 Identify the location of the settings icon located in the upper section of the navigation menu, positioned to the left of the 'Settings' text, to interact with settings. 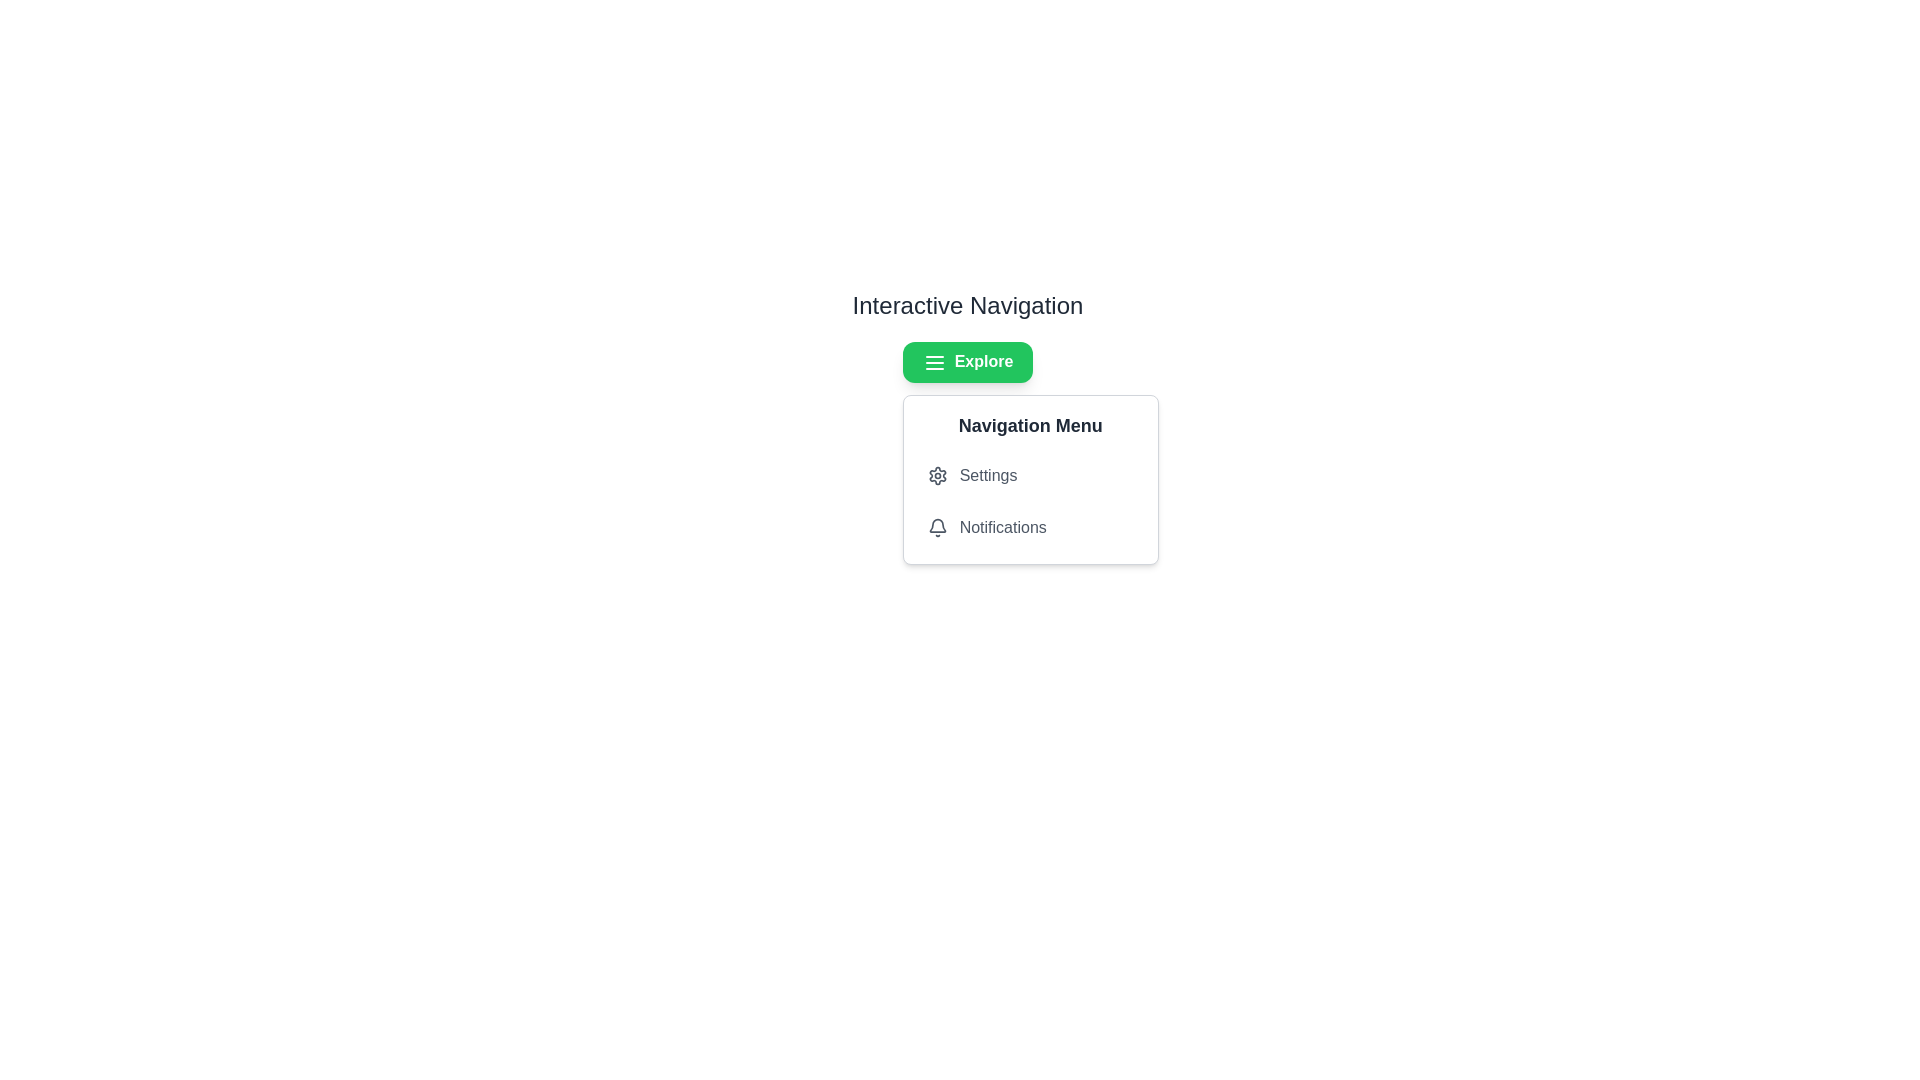
(936, 475).